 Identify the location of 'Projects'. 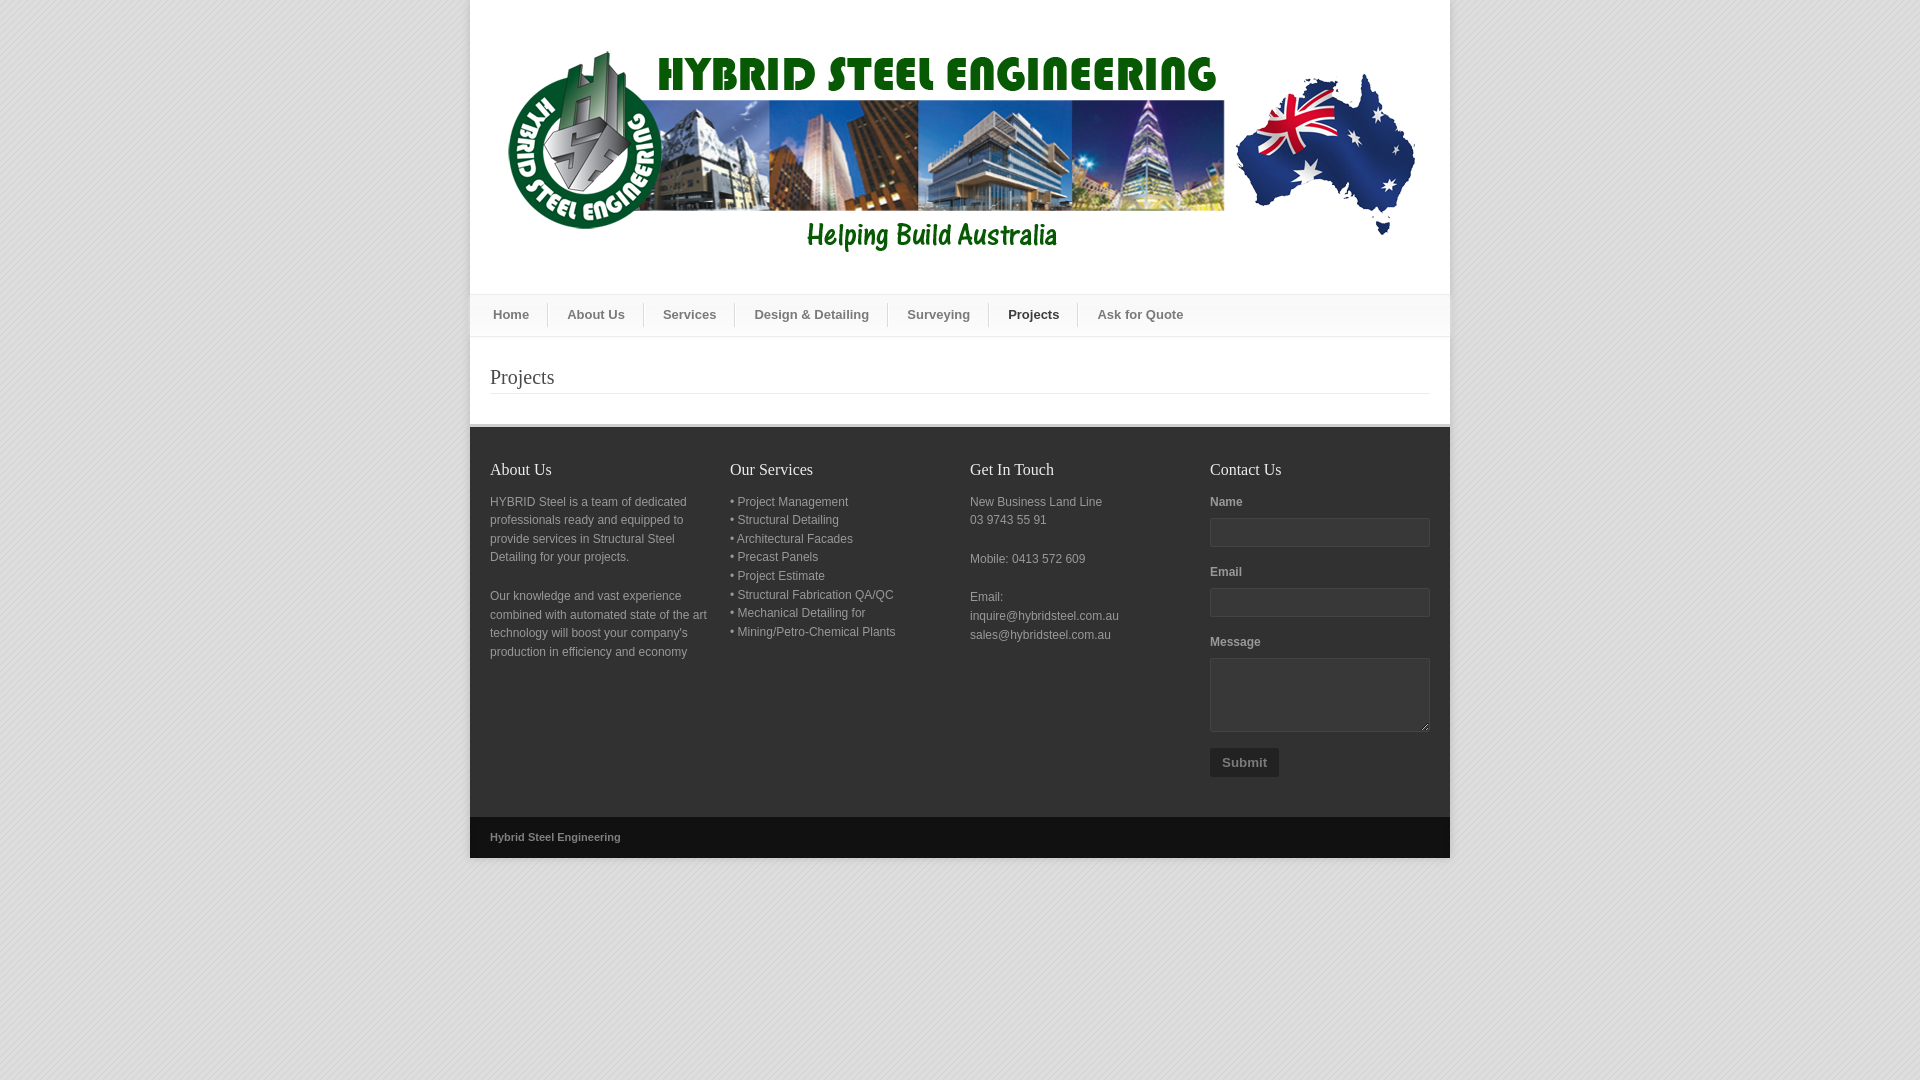
(1033, 315).